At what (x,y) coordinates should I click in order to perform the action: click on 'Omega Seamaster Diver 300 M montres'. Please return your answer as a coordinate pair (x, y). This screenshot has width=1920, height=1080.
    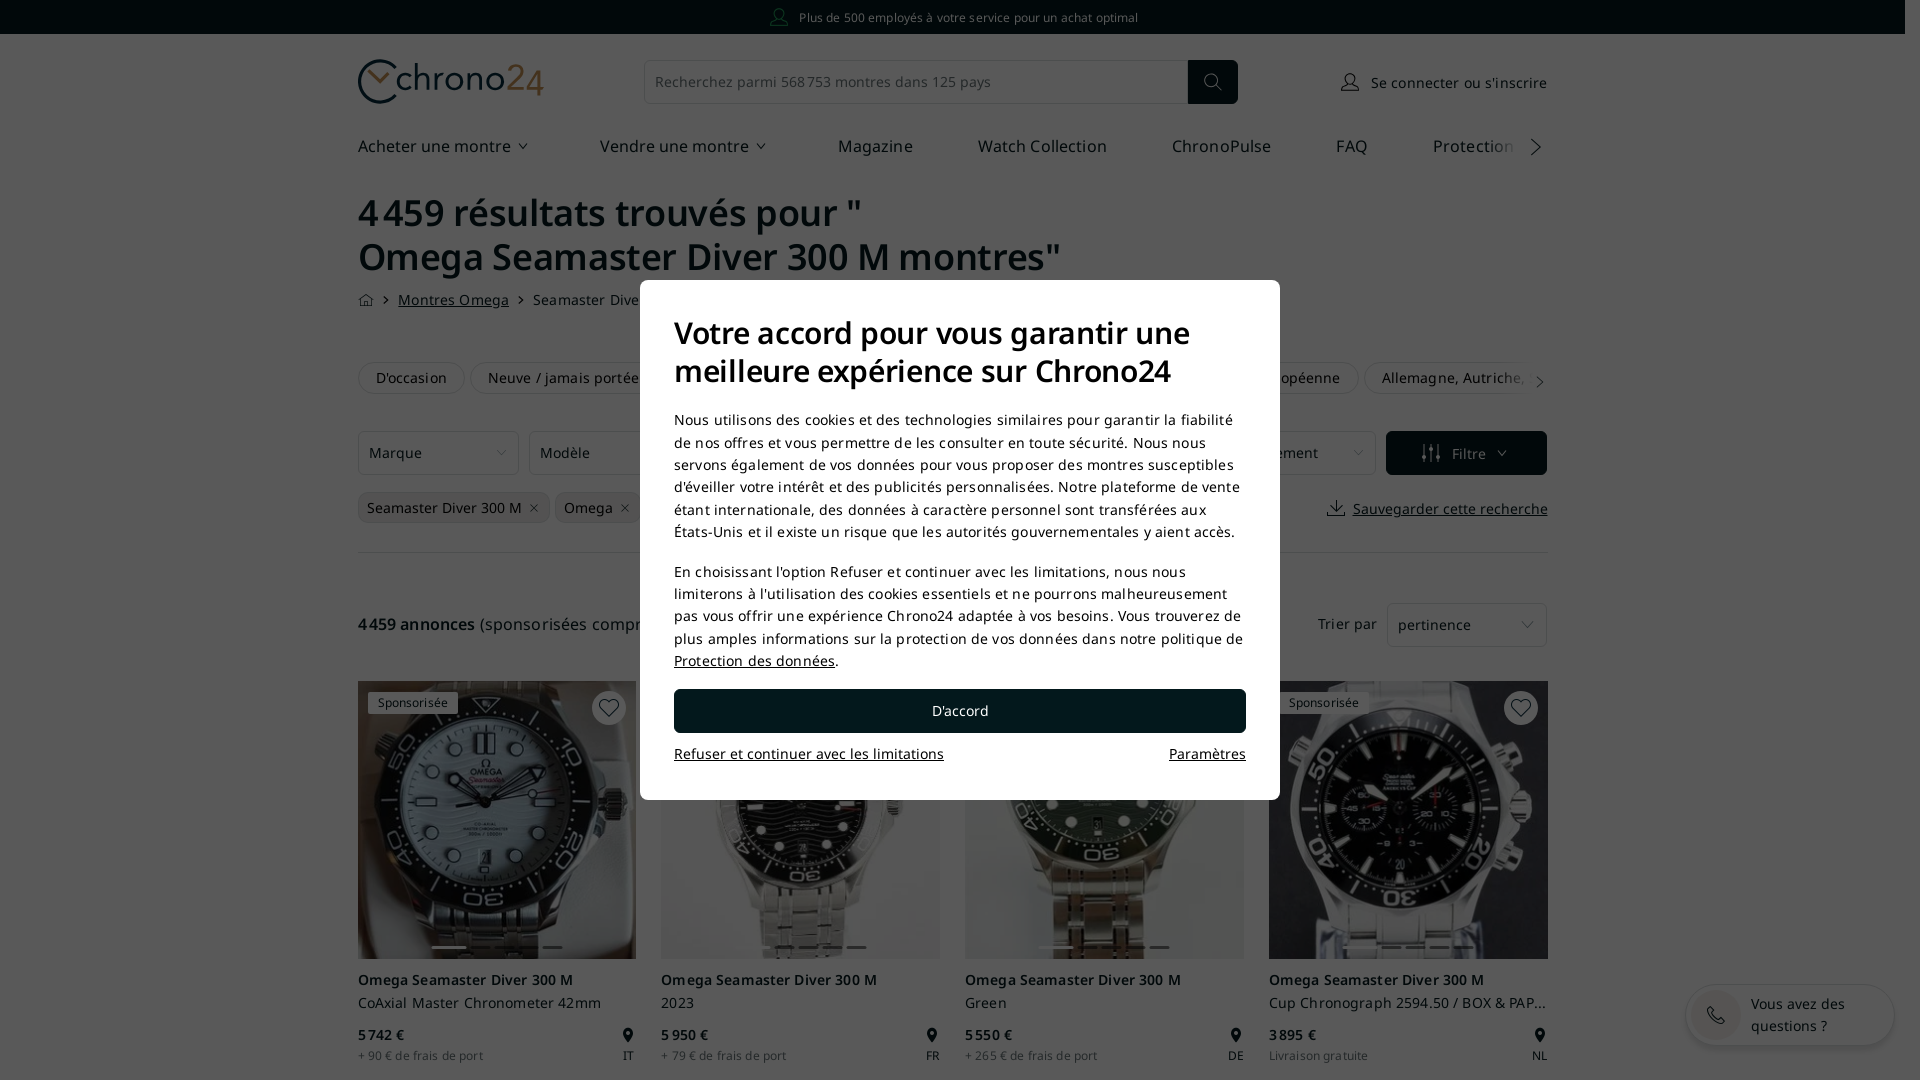
    Looking at the image, I should click on (701, 254).